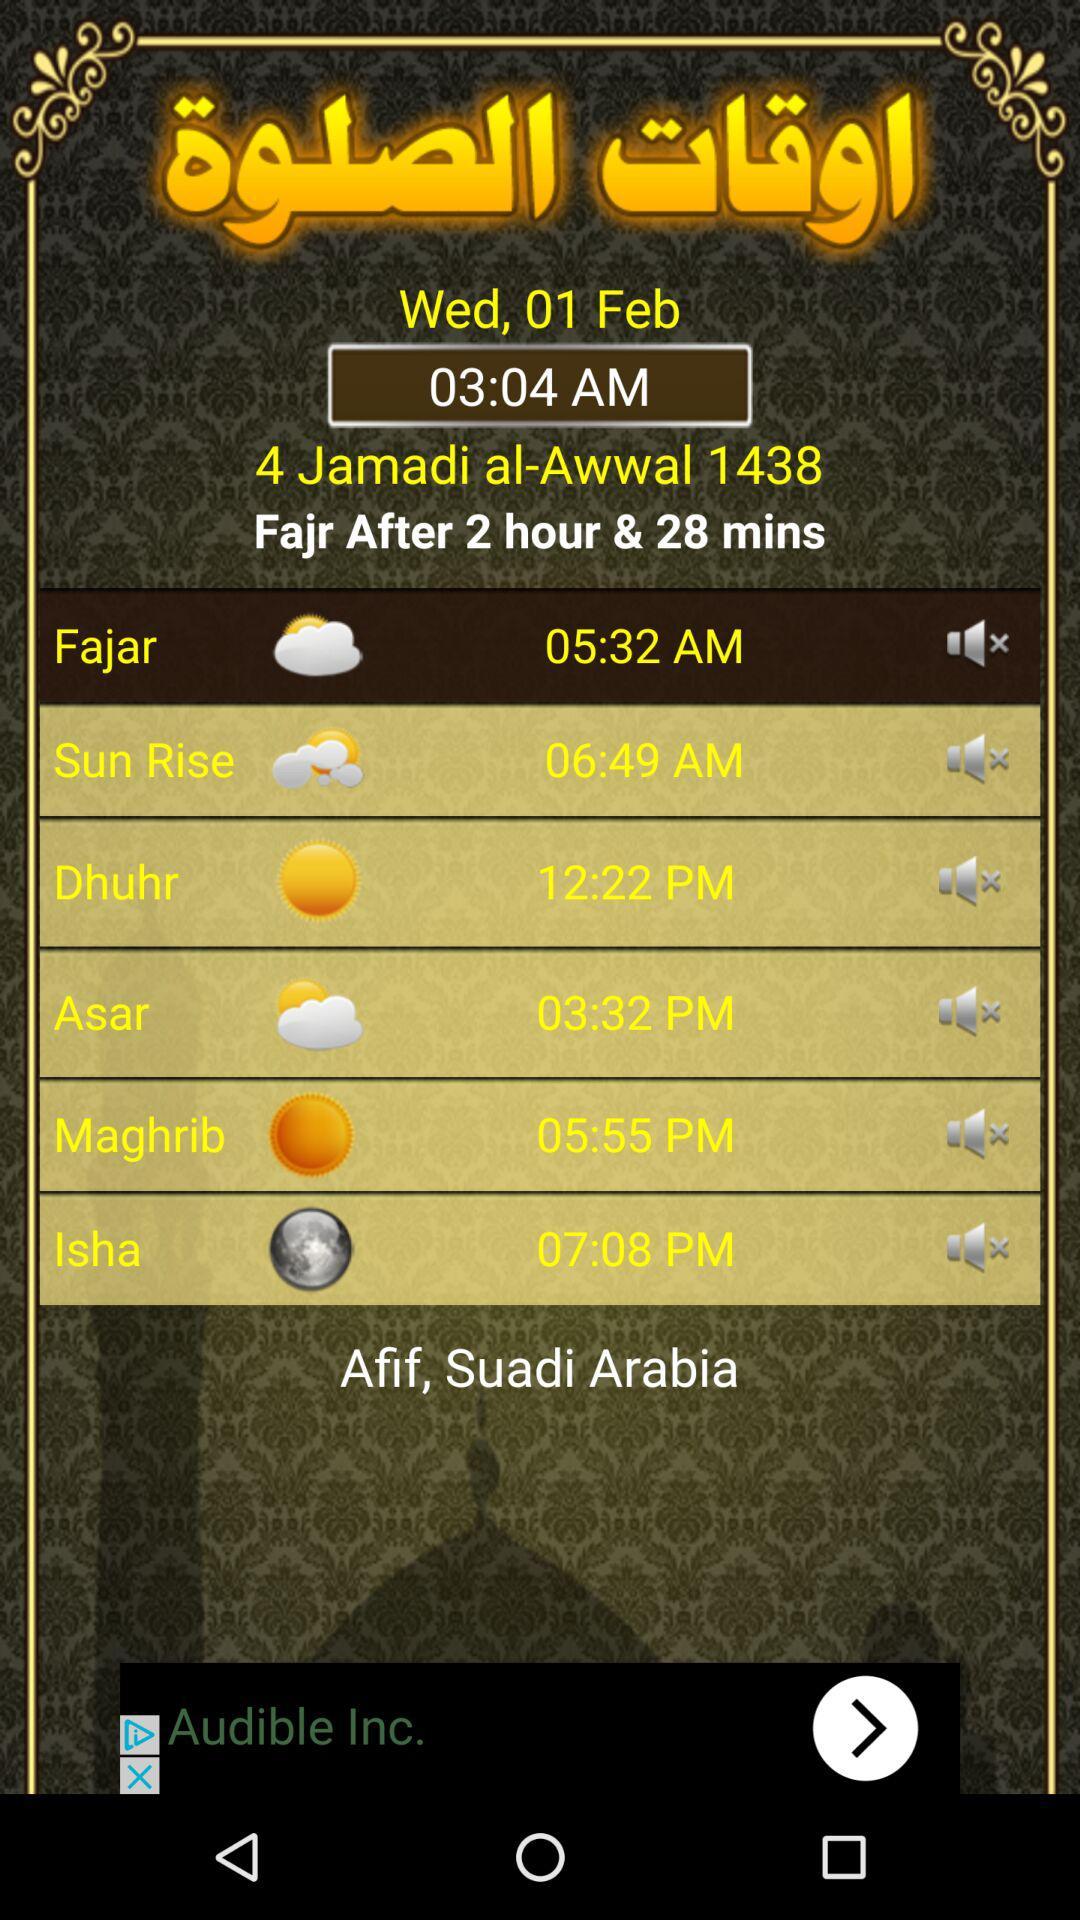  Describe the element at coordinates (977, 644) in the screenshot. I see `the volume icon` at that location.